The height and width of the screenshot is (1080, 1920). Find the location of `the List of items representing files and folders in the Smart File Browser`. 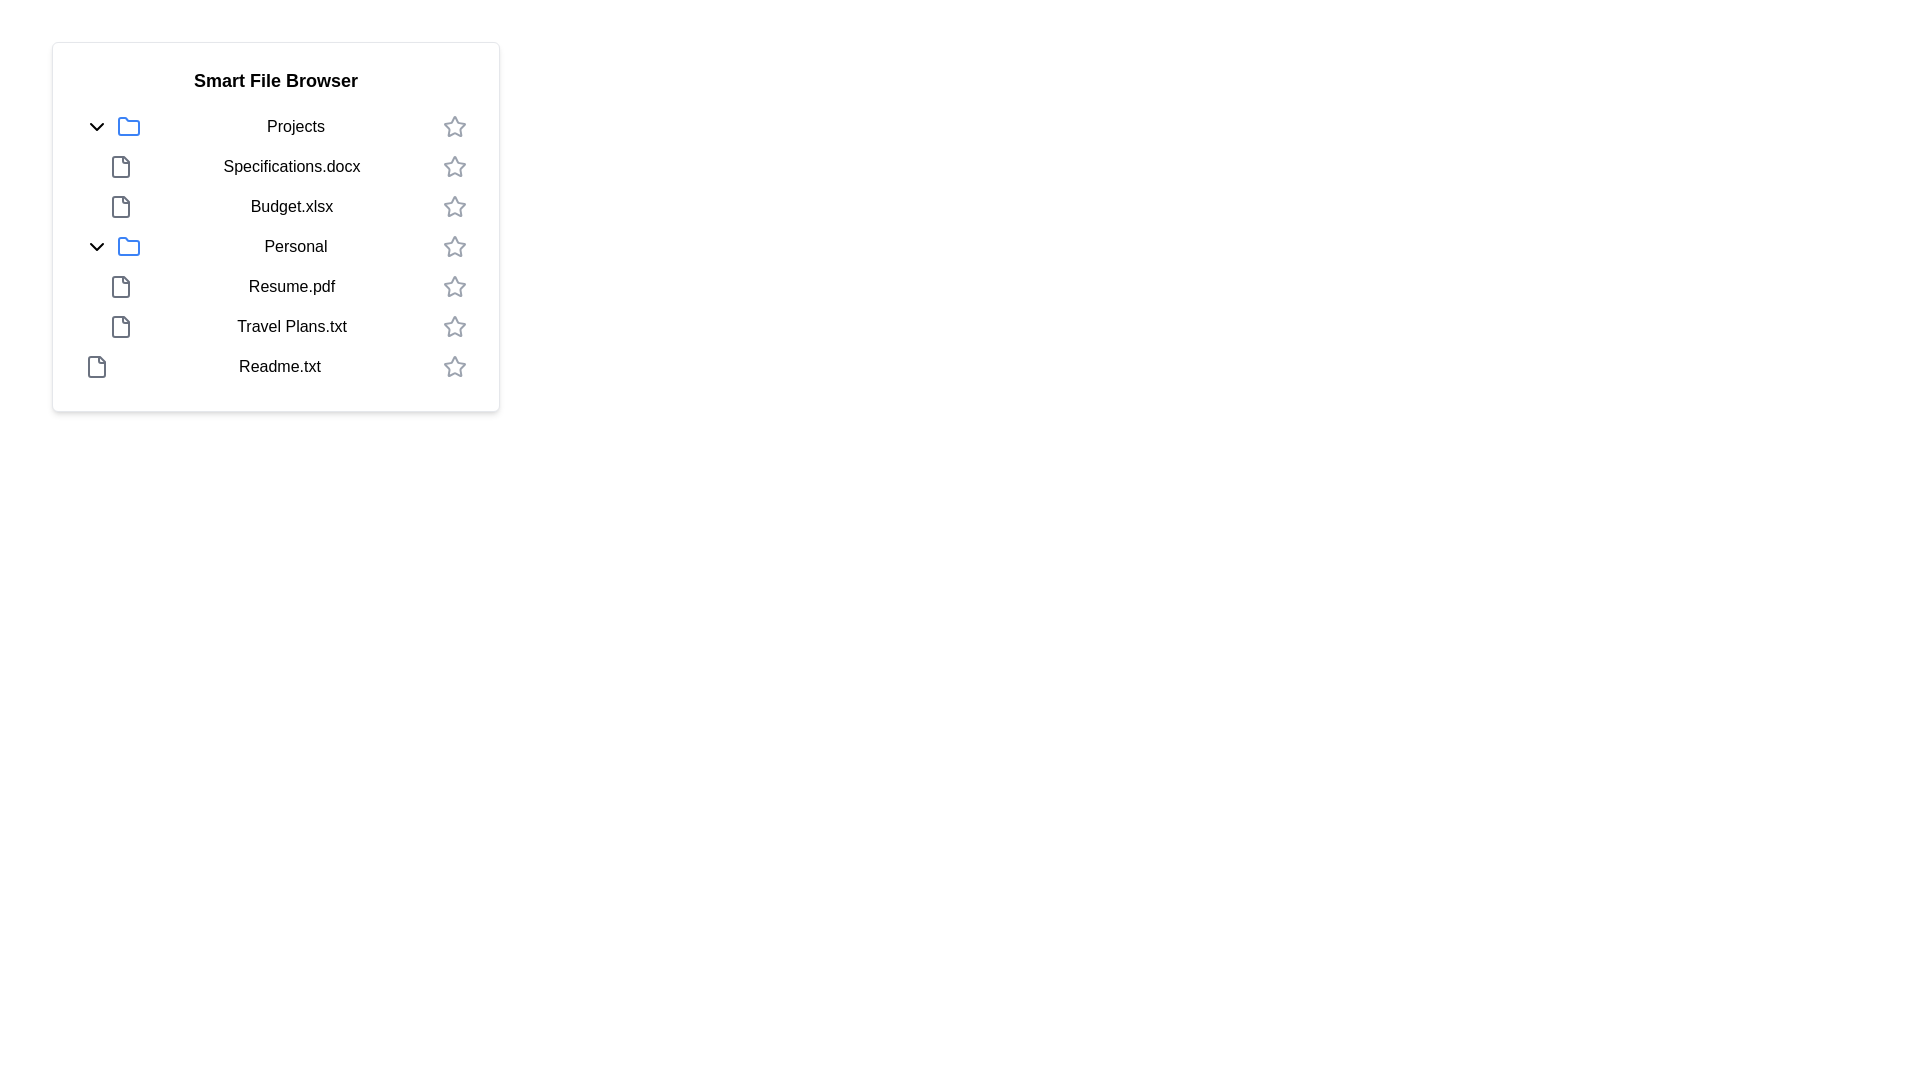

the List of items representing files and folders in the Smart File Browser is located at coordinates (274, 245).